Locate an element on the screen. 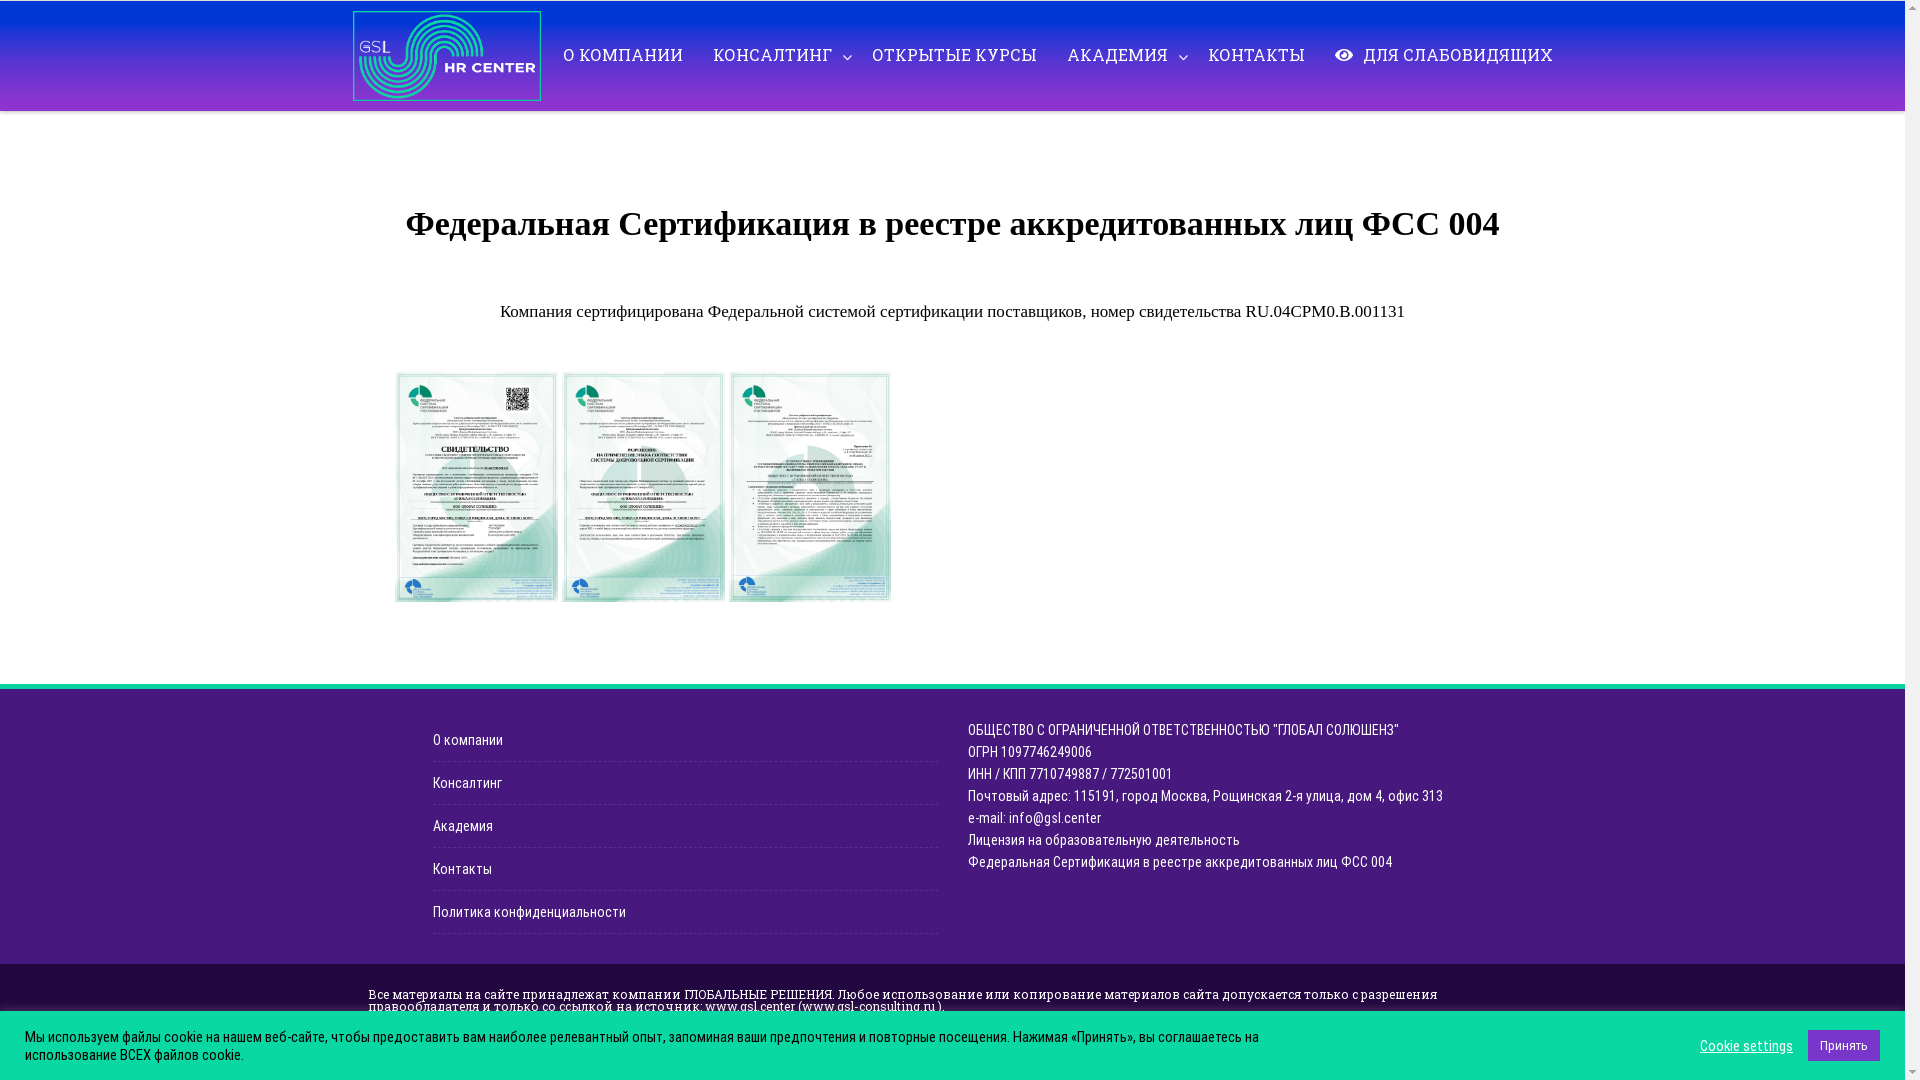 The image size is (1920, 1080). 'www.gsl.center' is located at coordinates (747, 1006).